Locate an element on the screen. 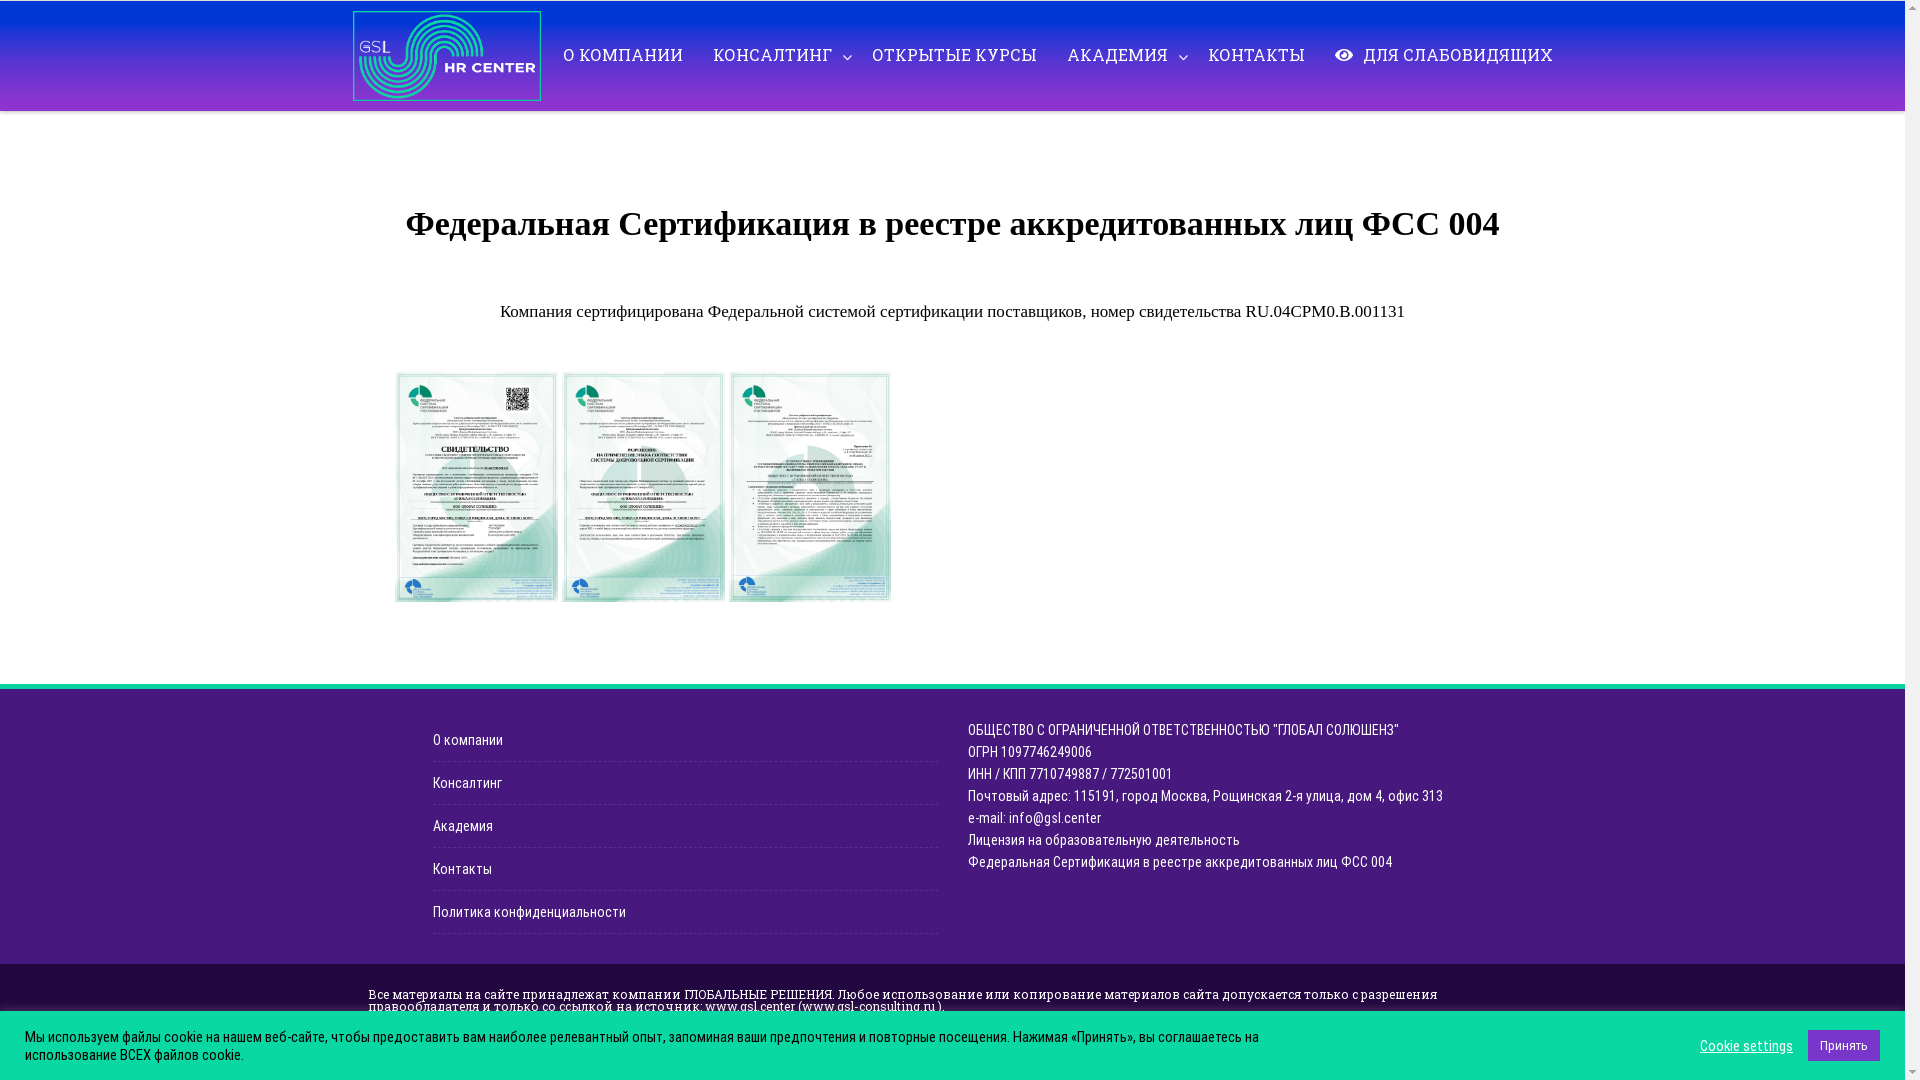 The image size is (1920, 1080). 'www.gsl.center' is located at coordinates (747, 1006).